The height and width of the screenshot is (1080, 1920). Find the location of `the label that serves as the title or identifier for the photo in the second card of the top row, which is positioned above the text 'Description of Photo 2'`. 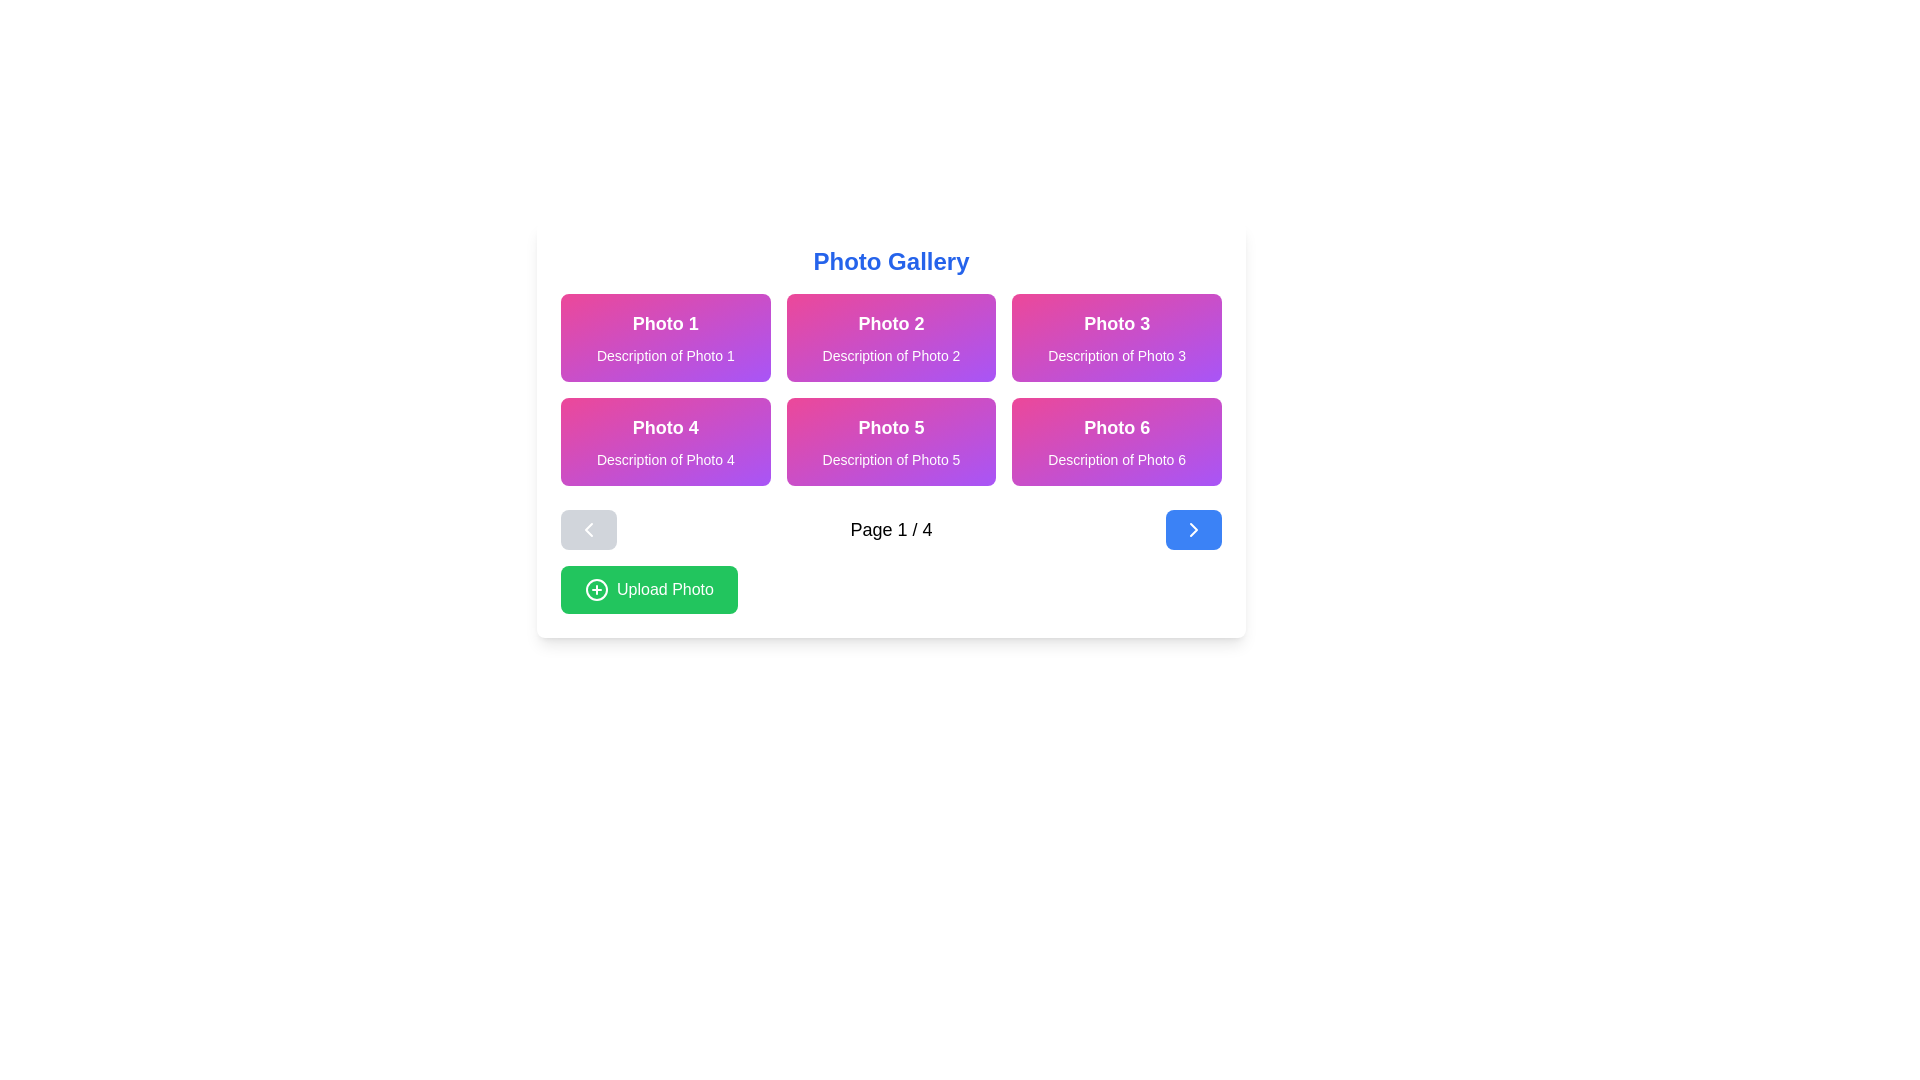

the label that serves as the title or identifier for the photo in the second card of the top row, which is positioned above the text 'Description of Photo 2' is located at coordinates (890, 323).